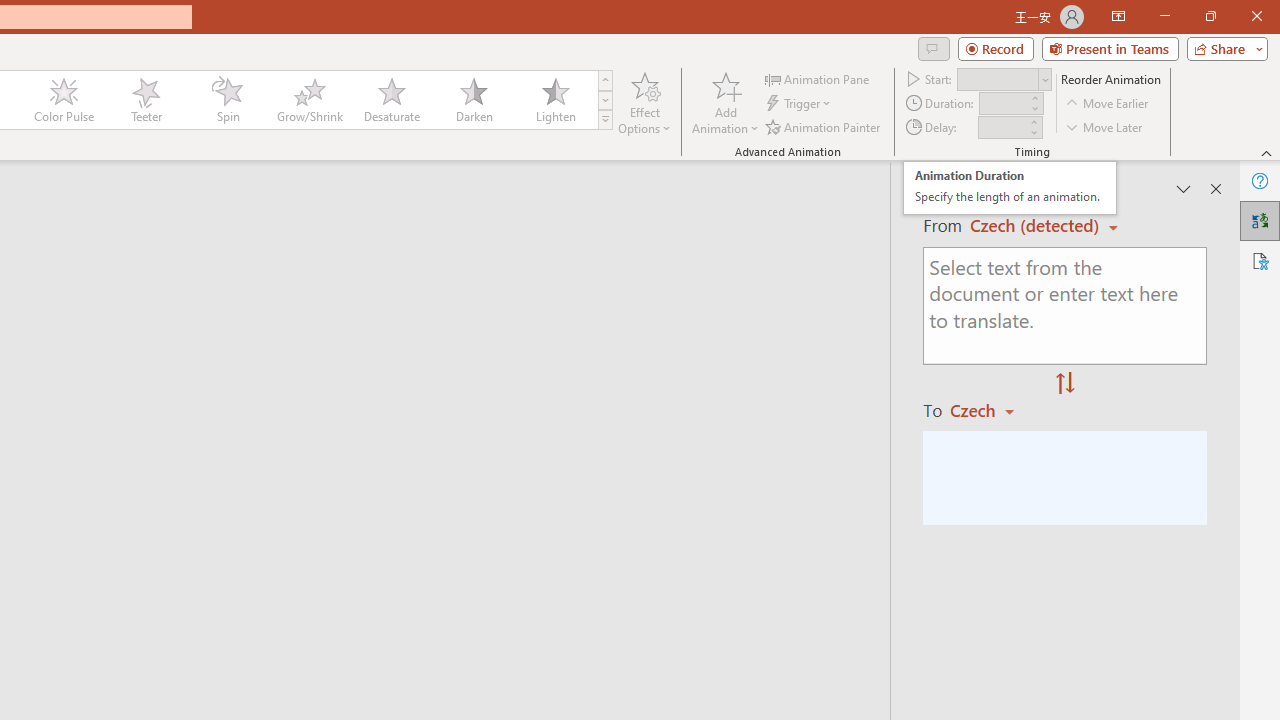 The image size is (1280, 720). Describe the element at coordinates (472, 100) in the screenshot. I see `'Darken'` at that location.